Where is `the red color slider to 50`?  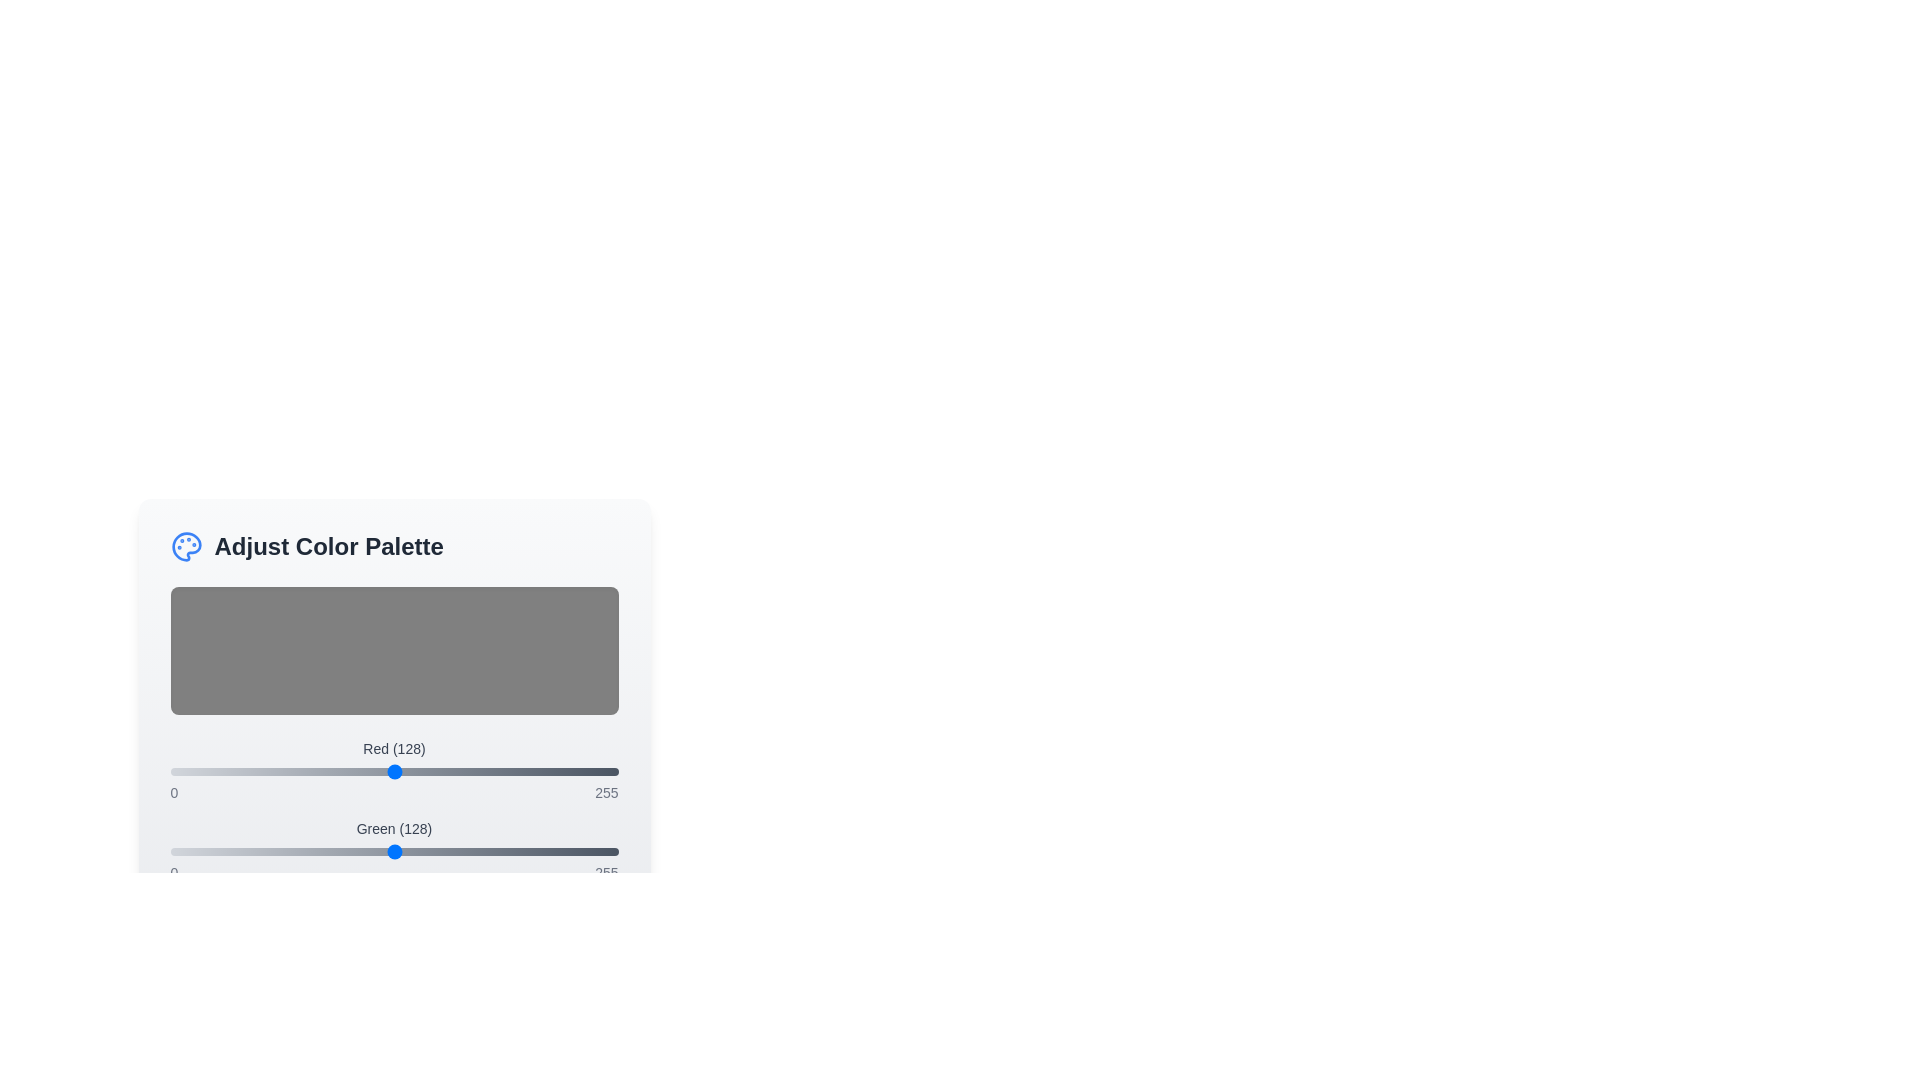 the red color slider to 50 is located at coordinates (257, 770).